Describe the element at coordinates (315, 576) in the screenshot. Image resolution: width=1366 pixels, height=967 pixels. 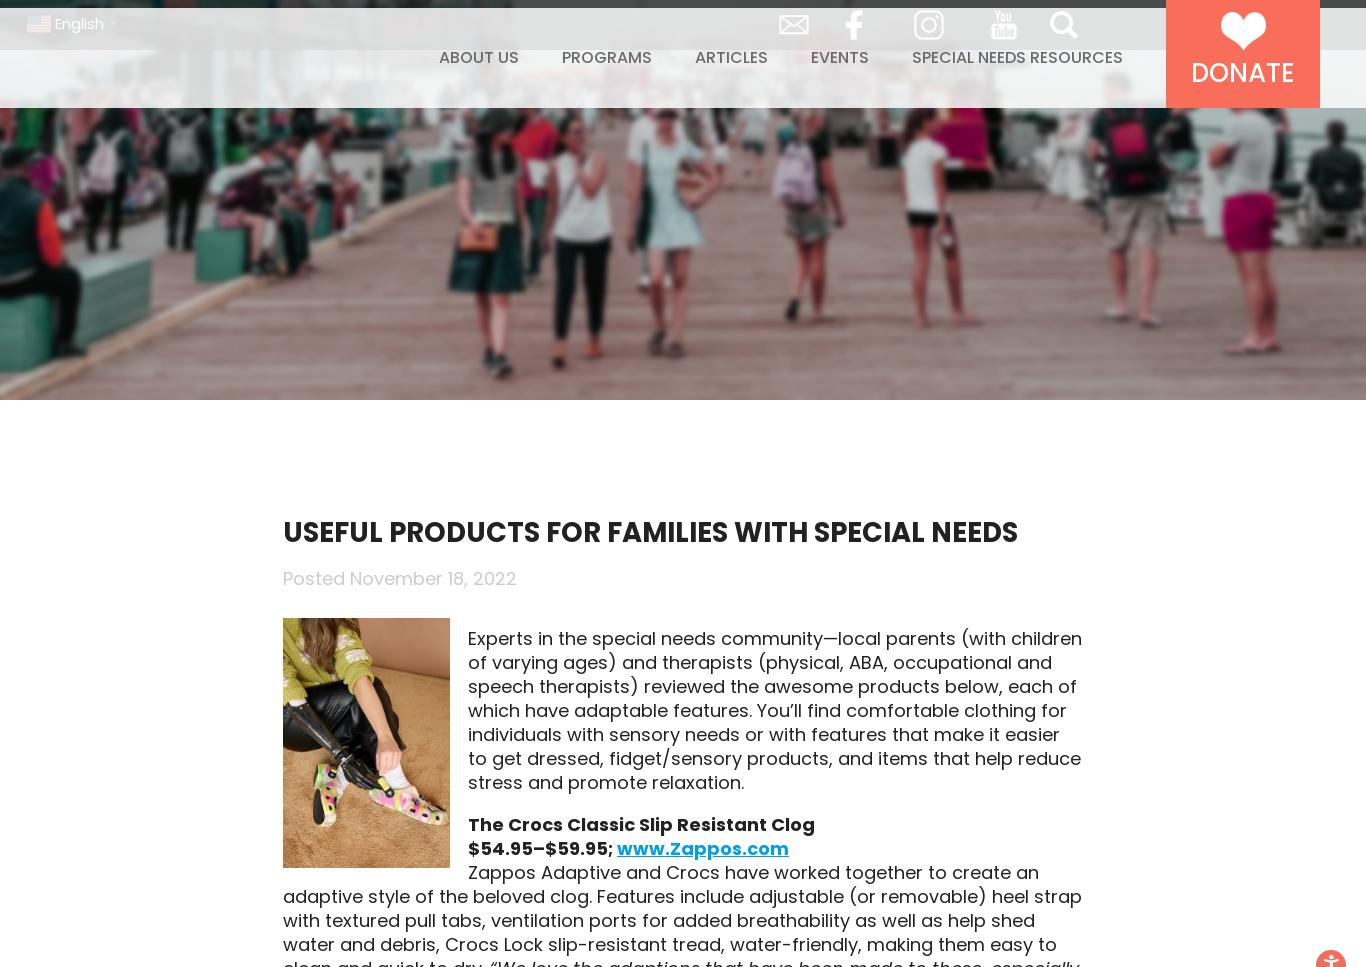
I see `'Posted'` at that location.